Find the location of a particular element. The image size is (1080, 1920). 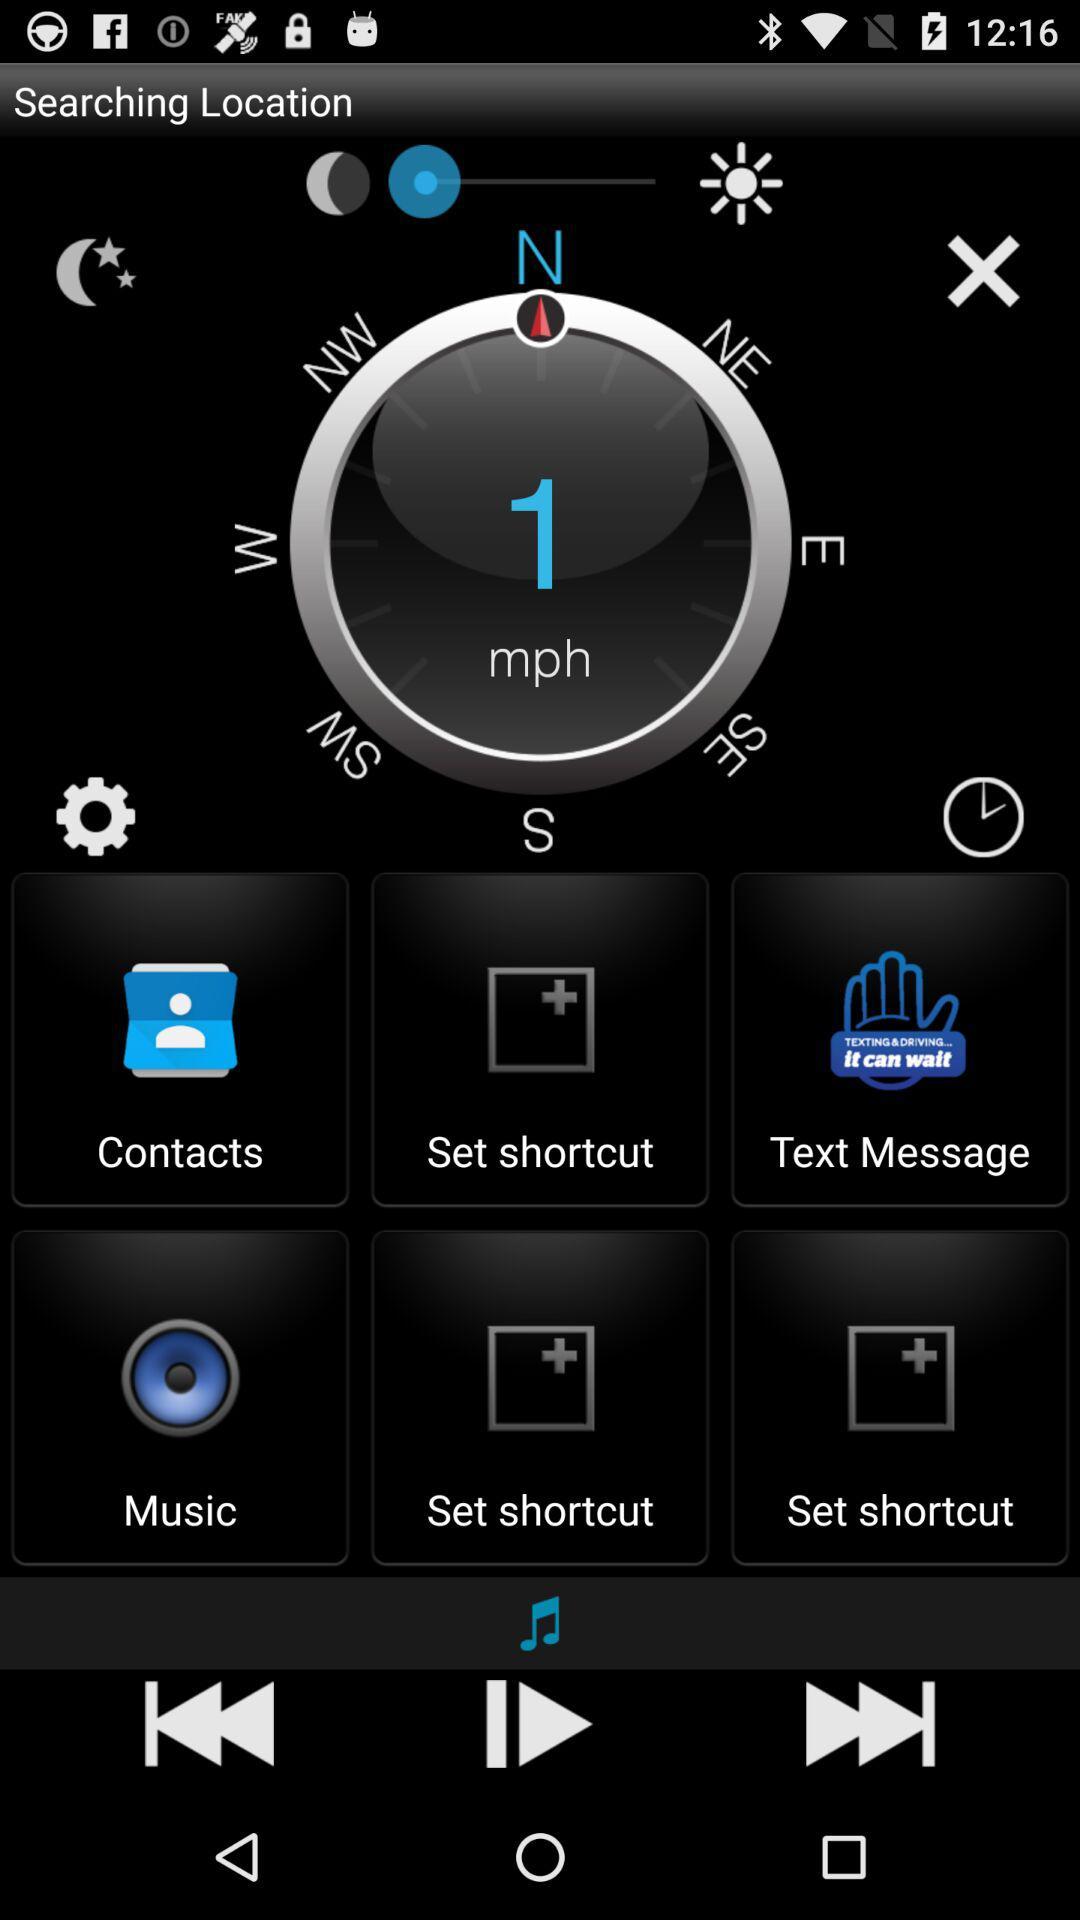

the skip_next icon is located at coordinates (869, 1843).